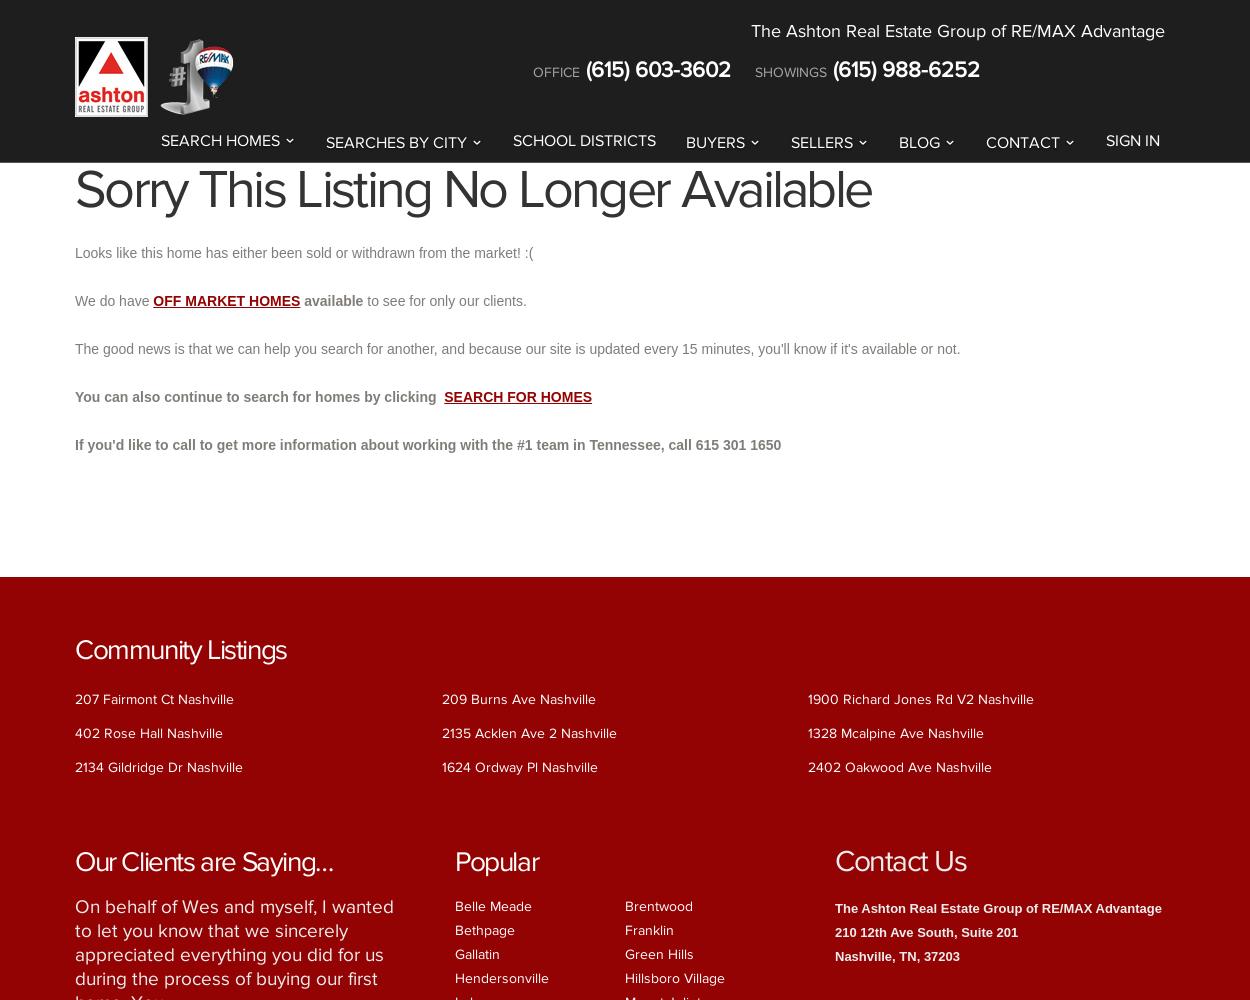  Describe the element at coordinates (484, 929) in the screenshot. I see `'Bethpage'` at that location.